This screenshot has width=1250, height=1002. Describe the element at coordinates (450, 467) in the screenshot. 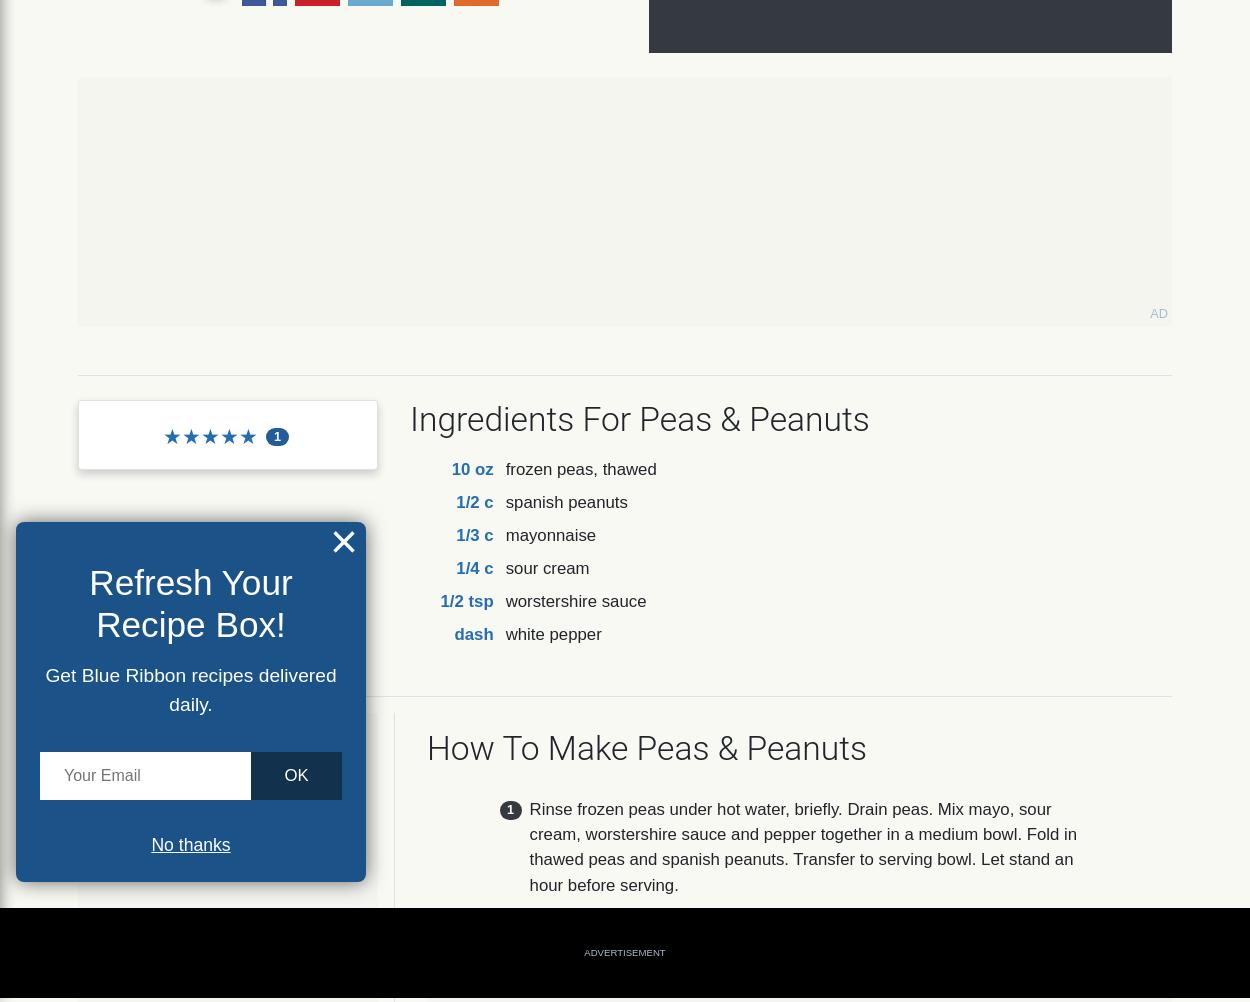

I see `'10 oz'` at that location.